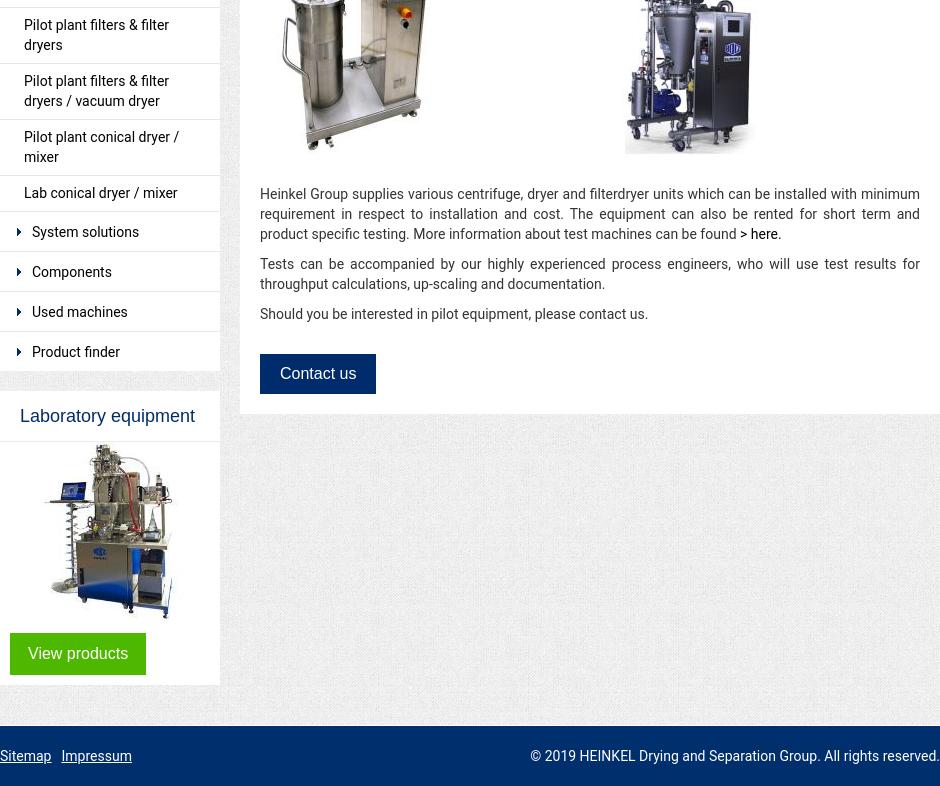 This screenshot has height=786, width=940. I want to click on 'Should you be interested in pilot equipment, please contact us.', so click(260, 314).